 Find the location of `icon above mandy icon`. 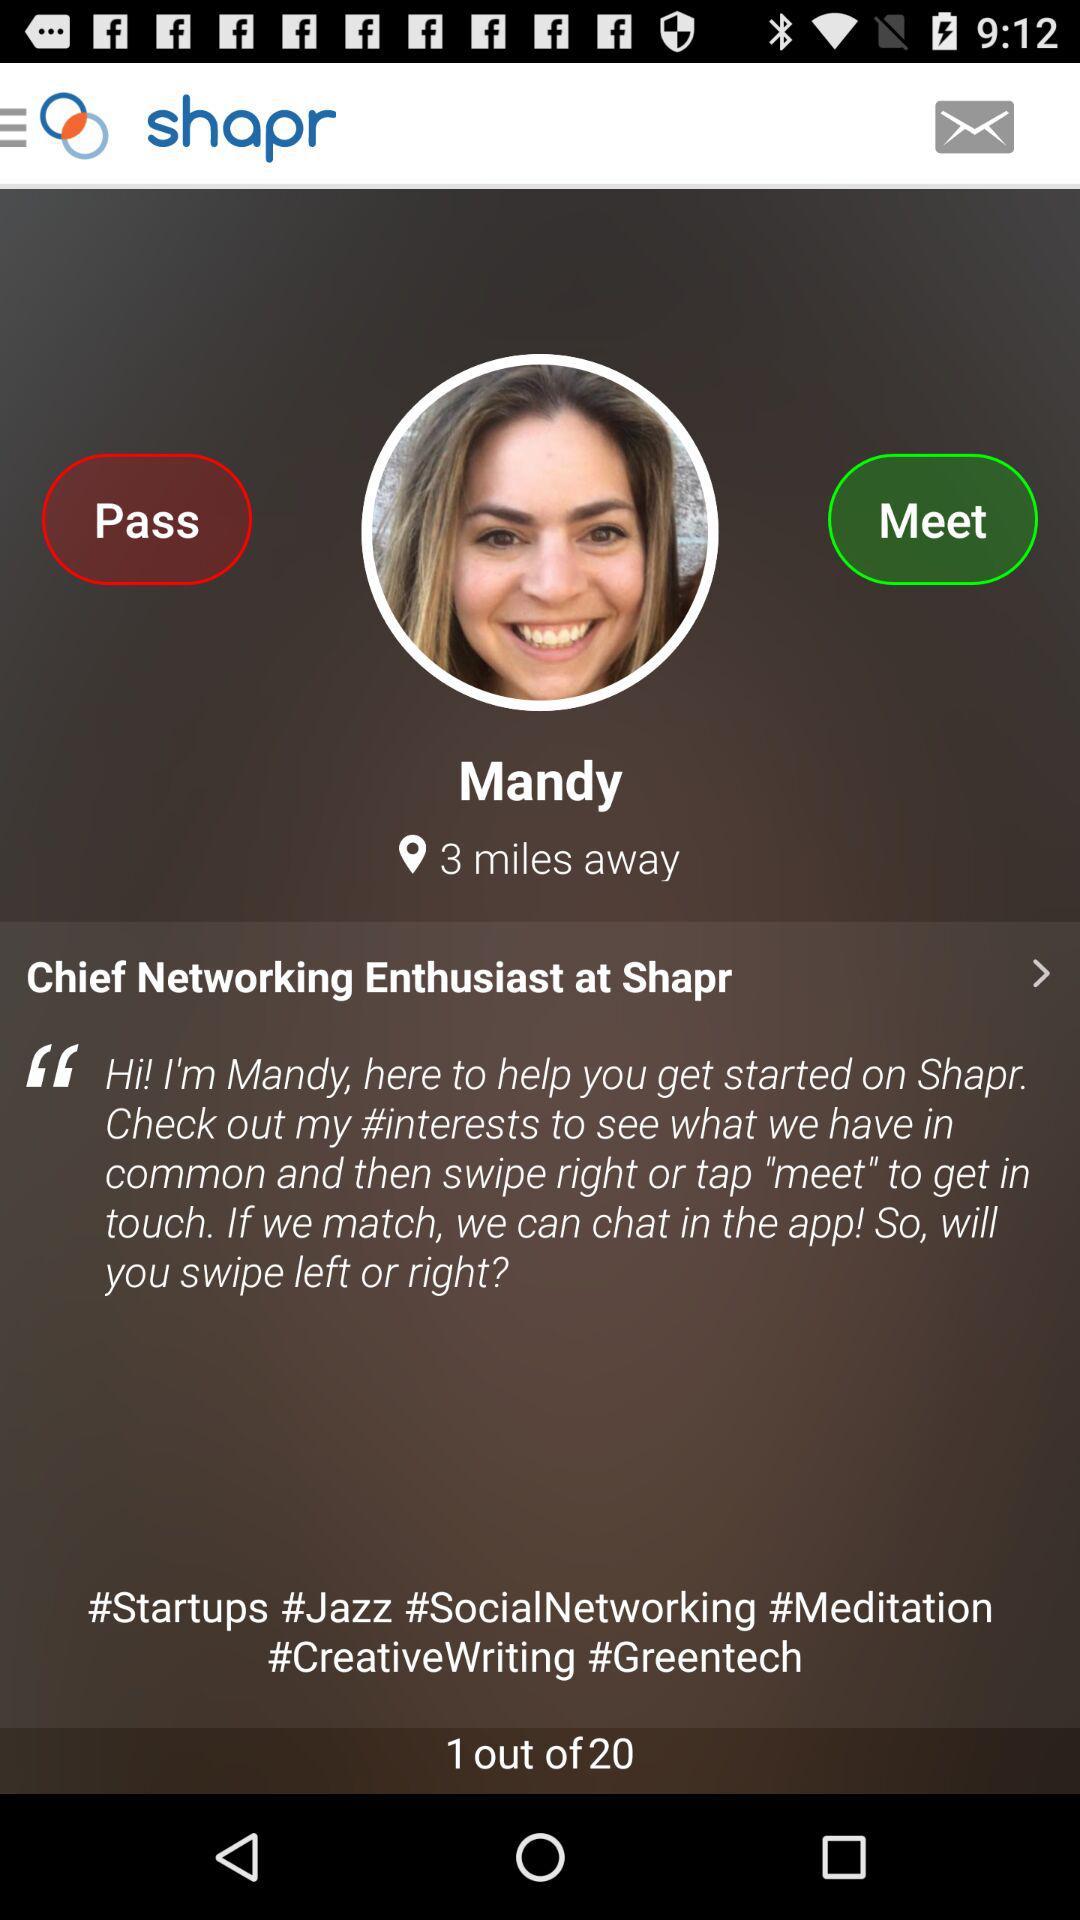

icon above mandy icon is located at coordinates (932, 518).